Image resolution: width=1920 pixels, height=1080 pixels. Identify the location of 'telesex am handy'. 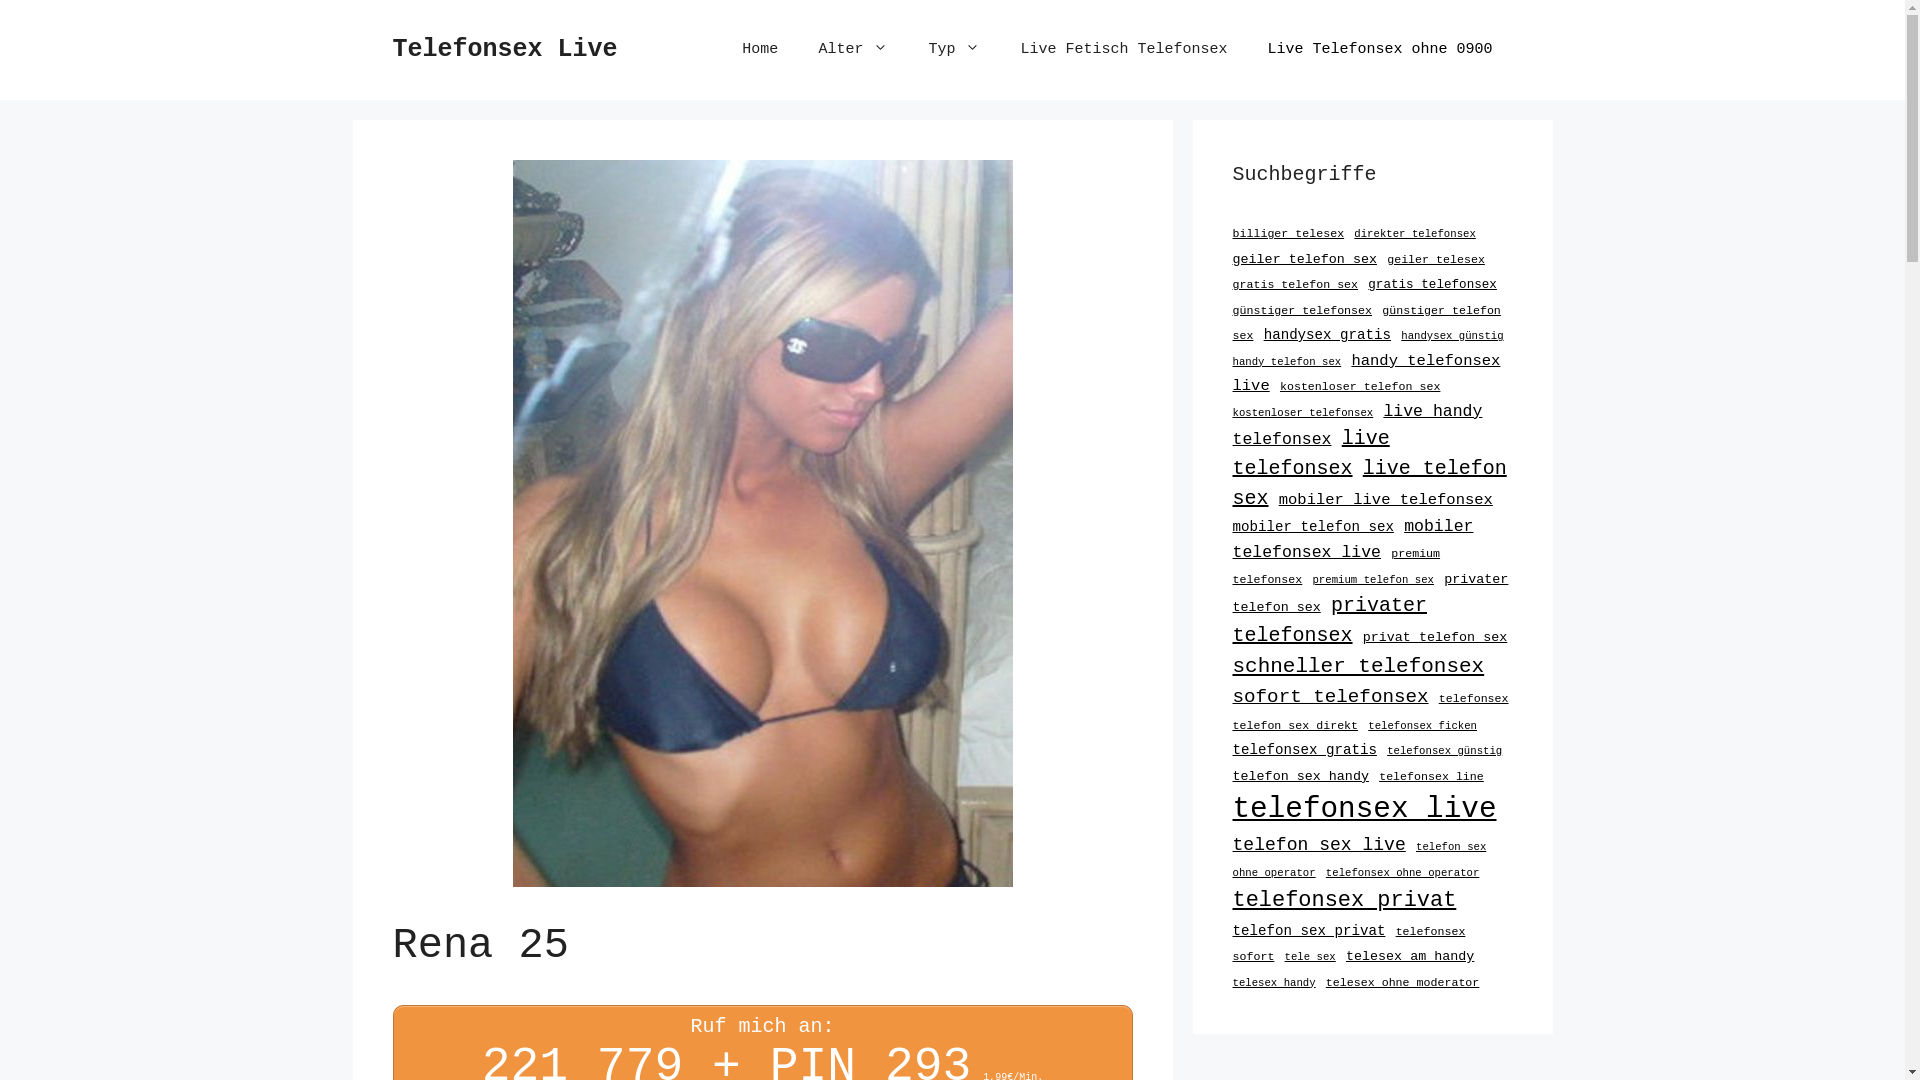
(1409, 955).